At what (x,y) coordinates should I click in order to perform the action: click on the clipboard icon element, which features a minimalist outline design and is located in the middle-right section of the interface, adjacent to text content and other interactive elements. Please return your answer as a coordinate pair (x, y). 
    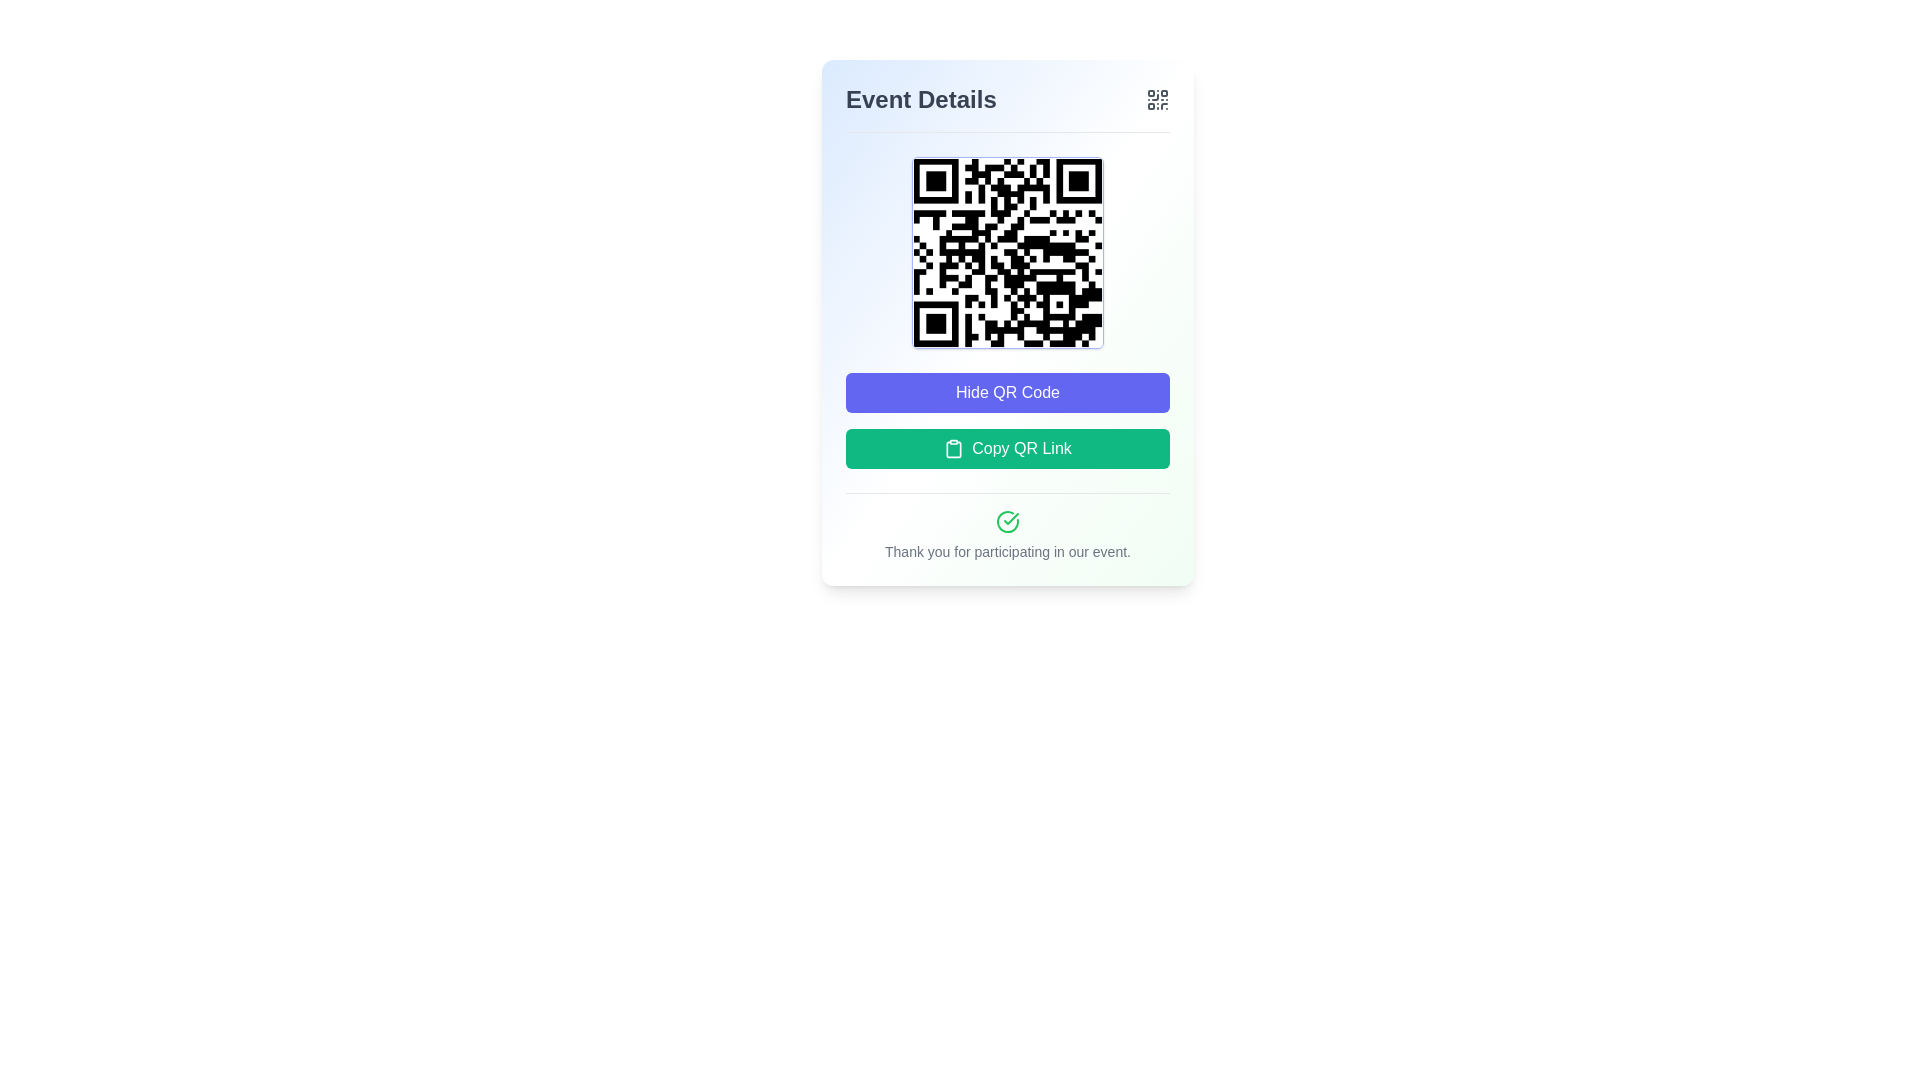
    Looking at the image, I should click on (953, 448).